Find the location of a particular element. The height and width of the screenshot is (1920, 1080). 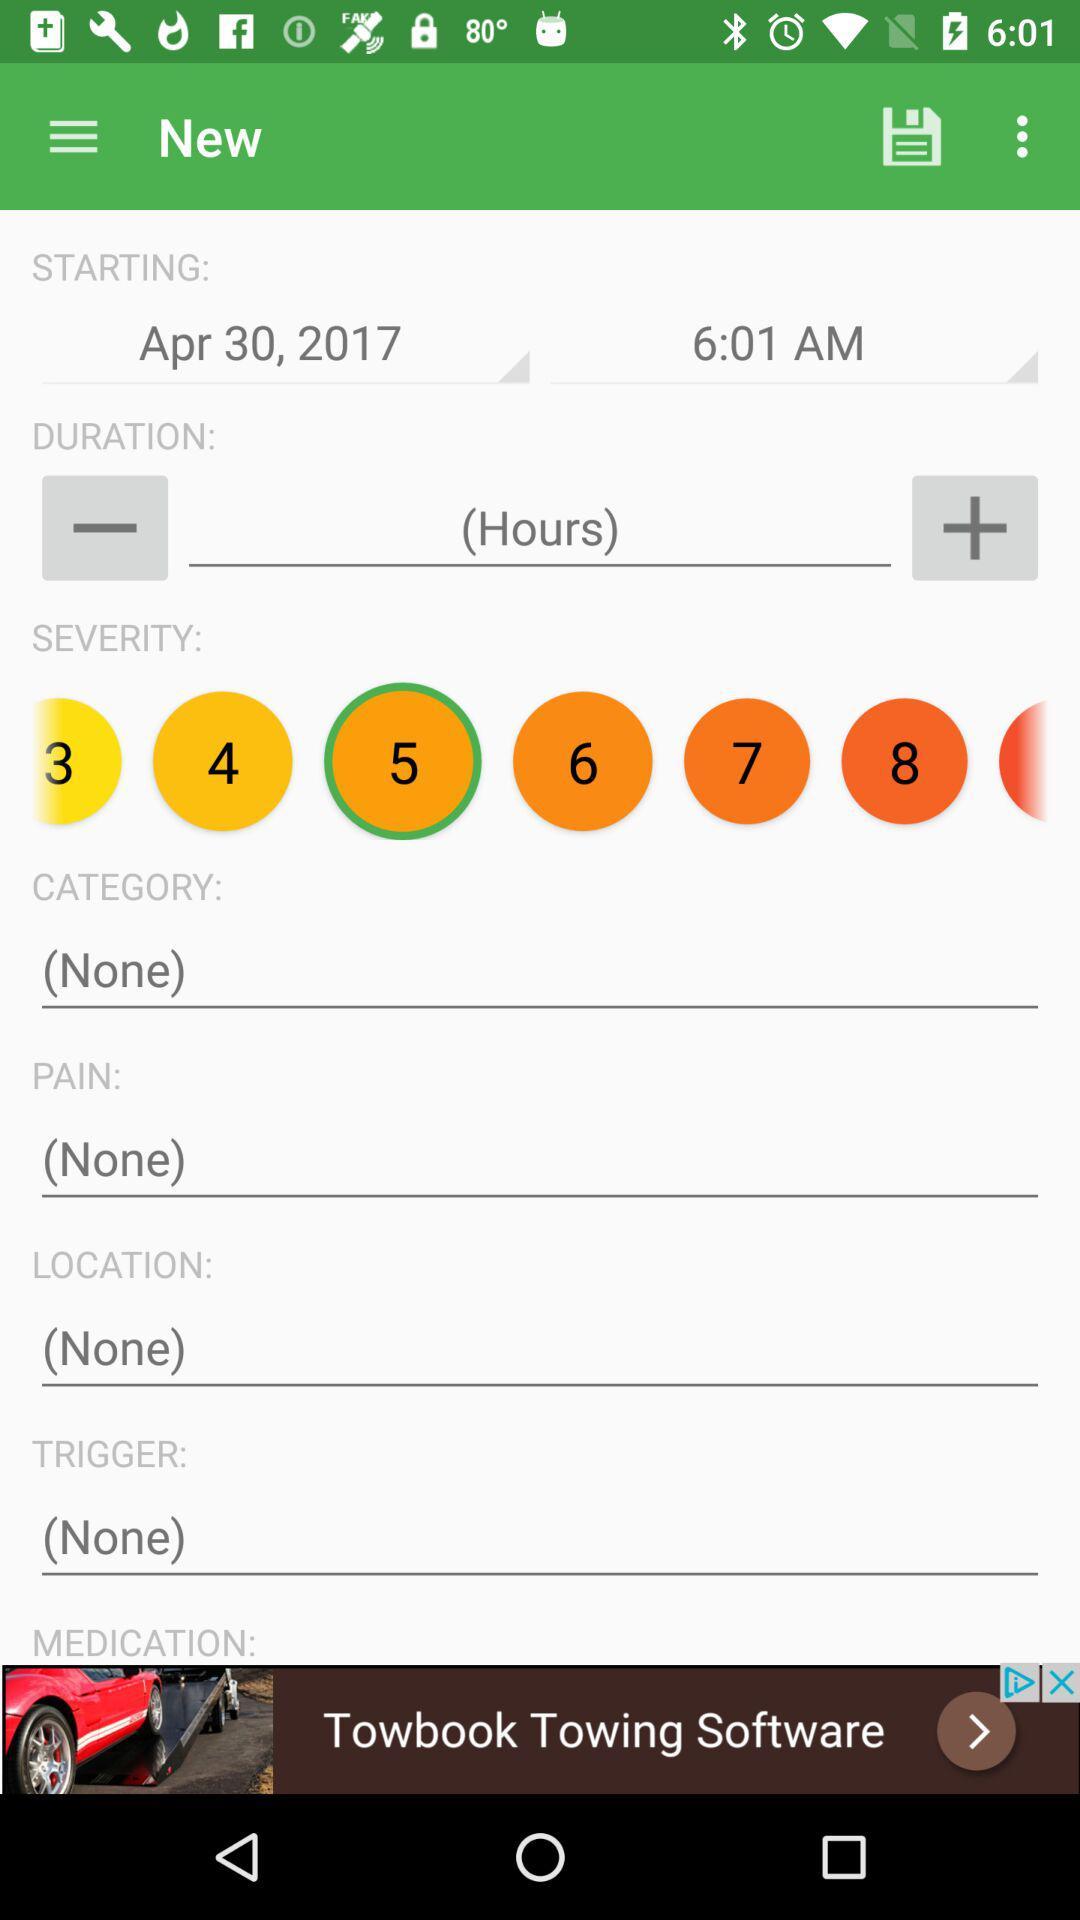

advertisement link image is located at coordinates (540, 1727).